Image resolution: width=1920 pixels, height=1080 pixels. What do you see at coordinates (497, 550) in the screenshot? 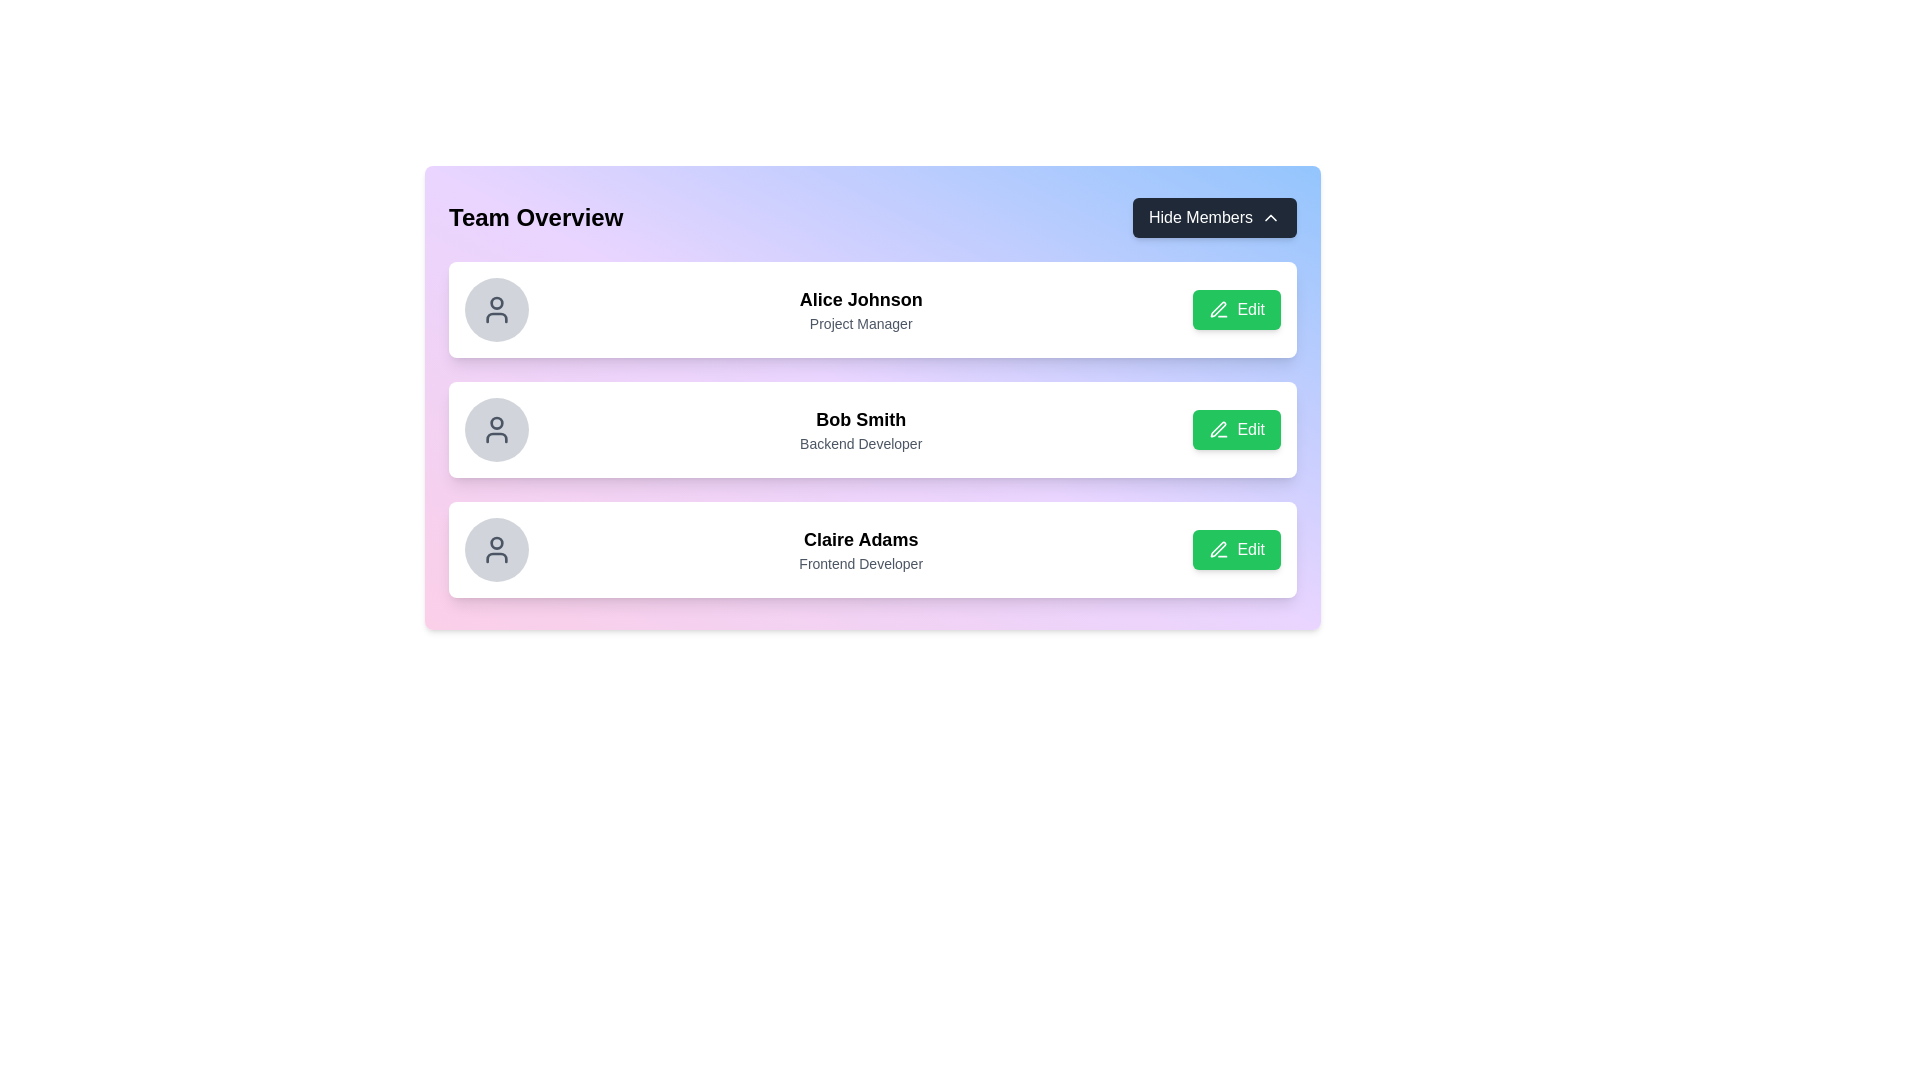
I see `the Avatar placeholder for the user profile of 'Claire Adams', located` at bounding box center [497, 550].